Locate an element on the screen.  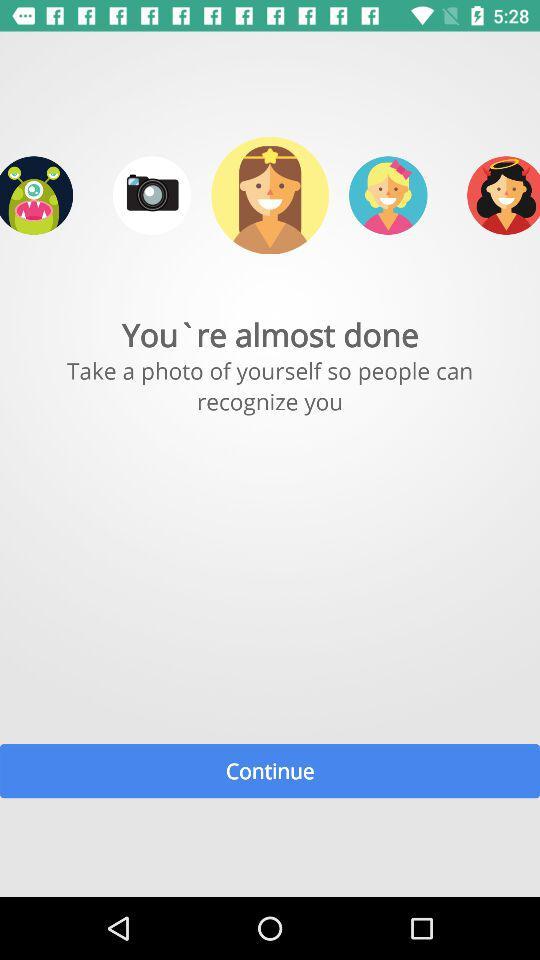
take a photo of yourself is located at coordinates (151, 195).